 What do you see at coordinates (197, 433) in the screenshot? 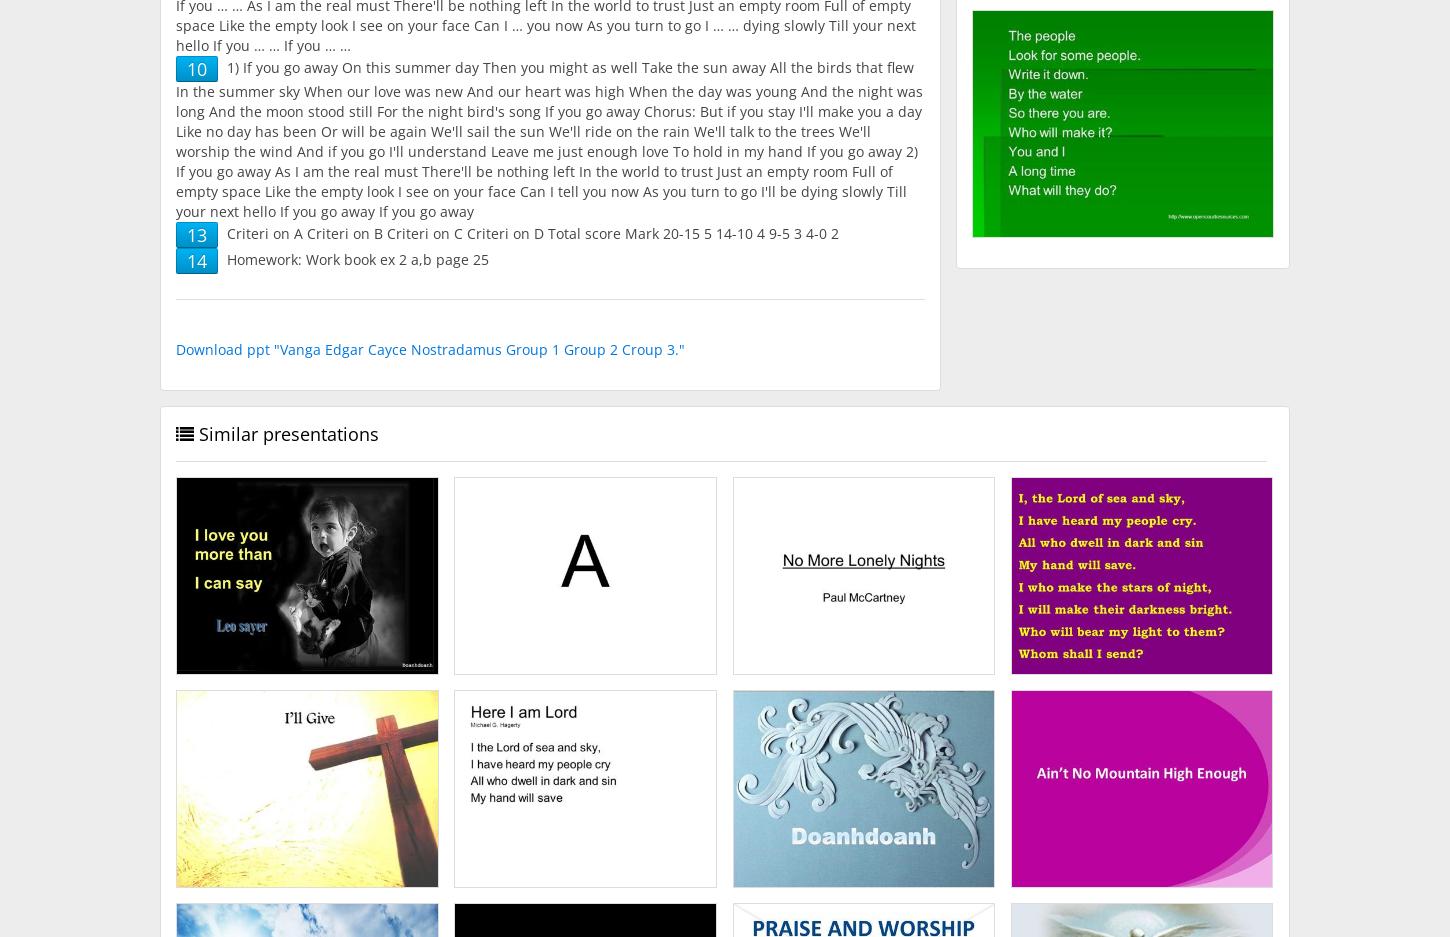
I see `'Similar presentations'` at bounding box center [197, 433].